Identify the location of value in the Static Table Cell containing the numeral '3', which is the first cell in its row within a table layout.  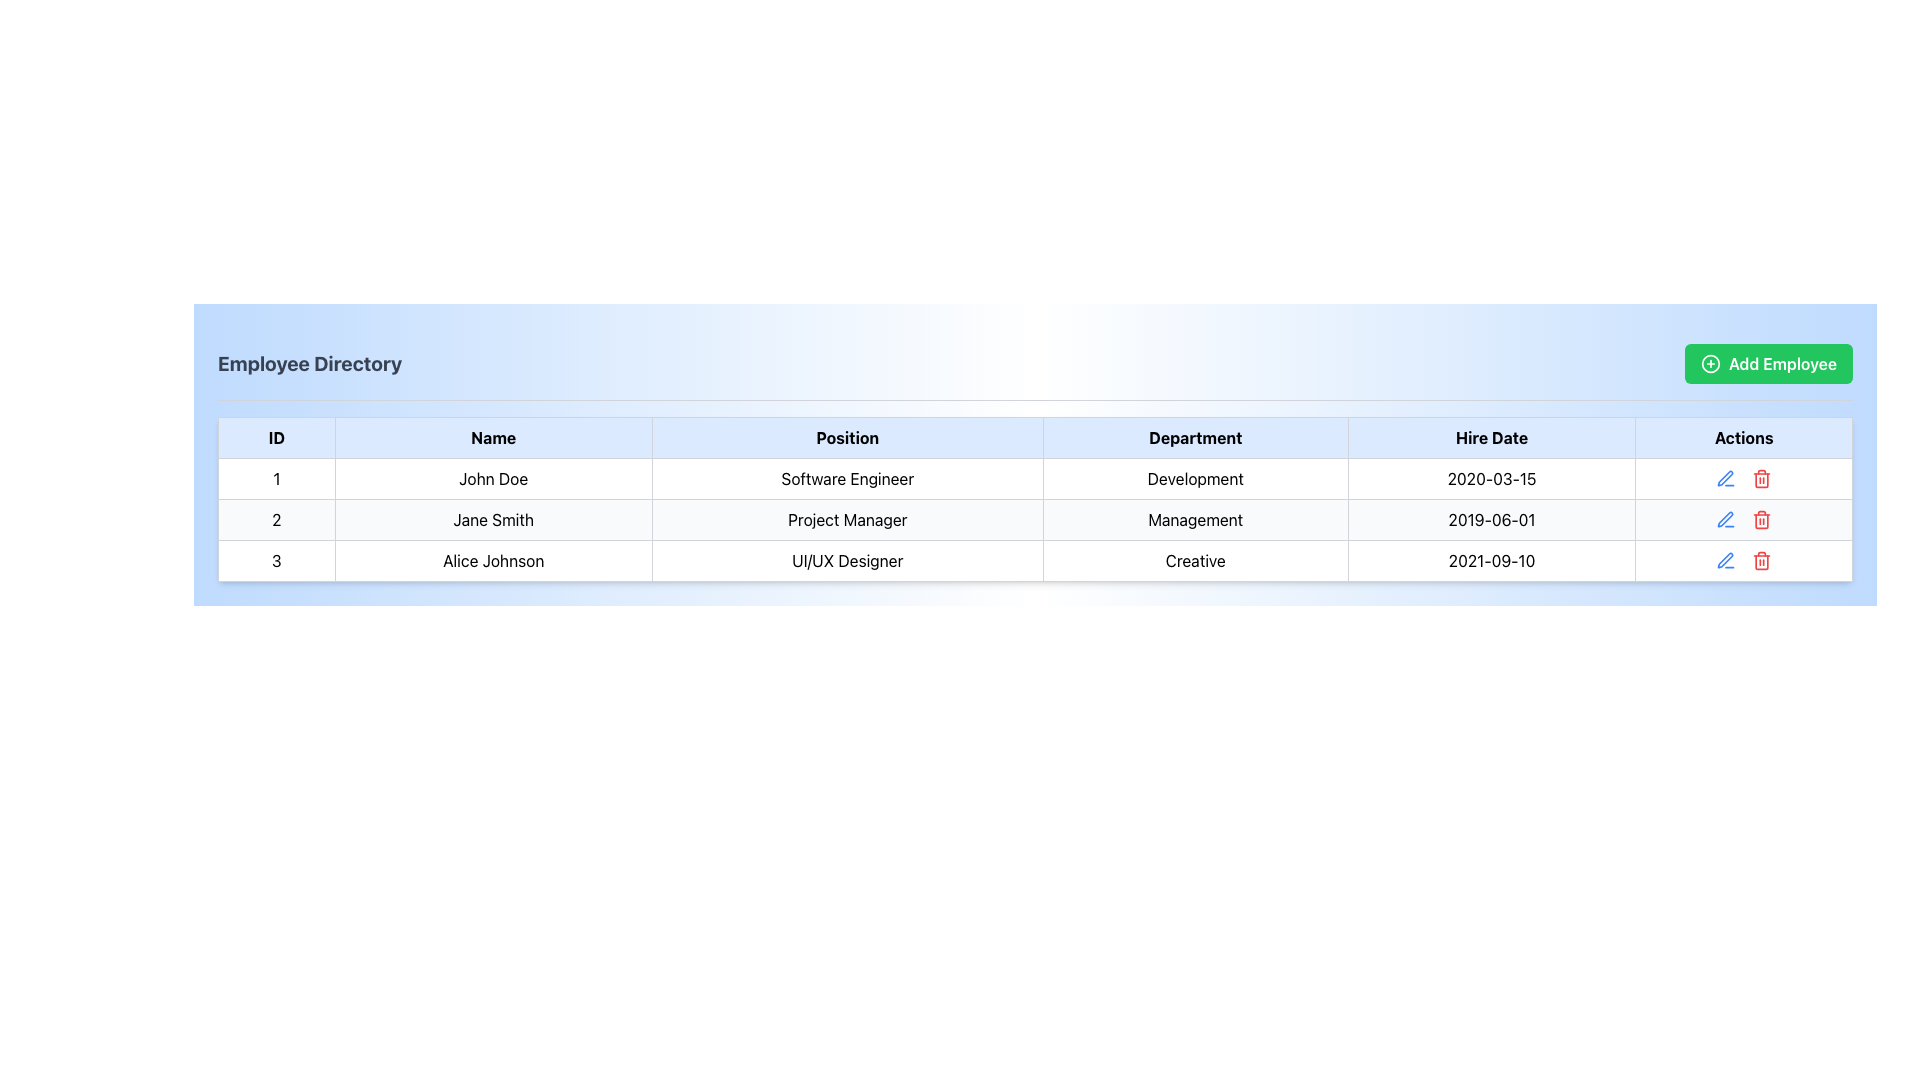
(275, 560).